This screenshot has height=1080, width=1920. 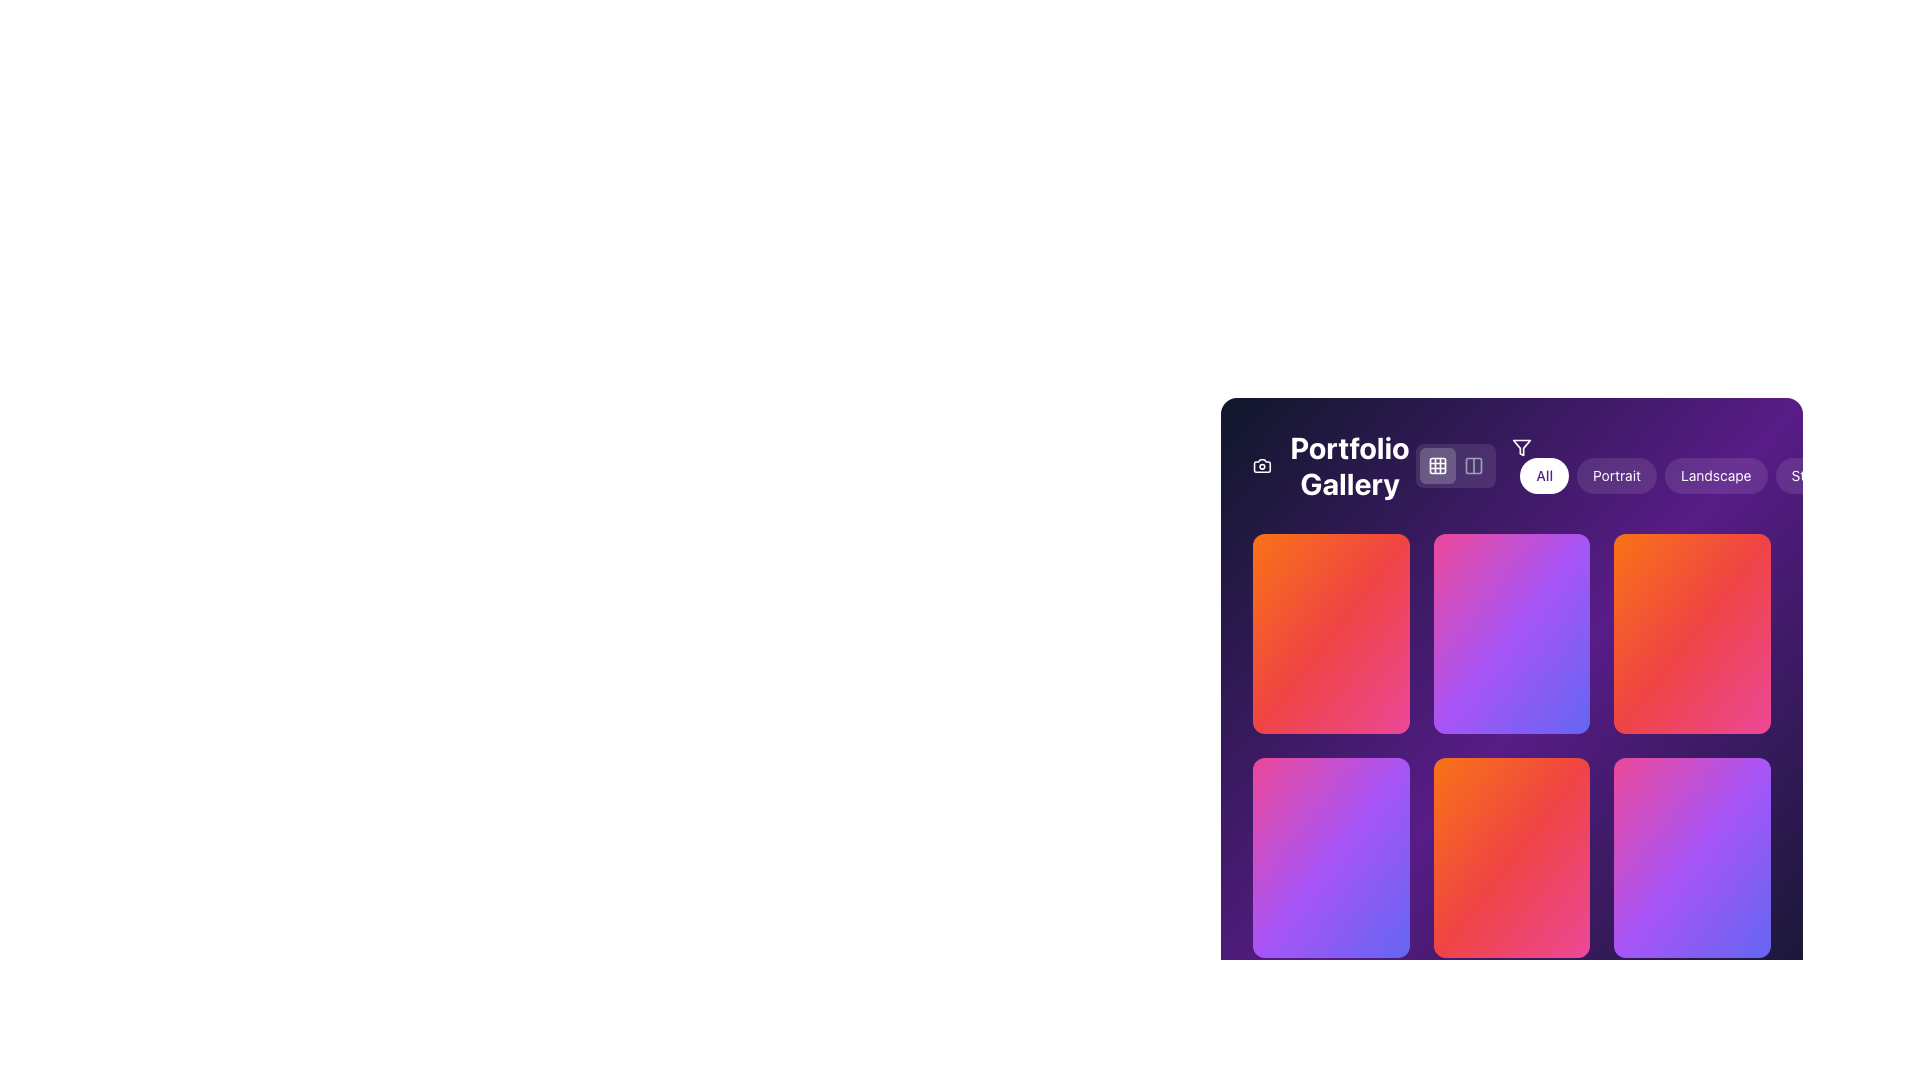 I want to click on the funnel-shaped filter icon located in the top right corner of the UI, so click(x=1521, y=446).